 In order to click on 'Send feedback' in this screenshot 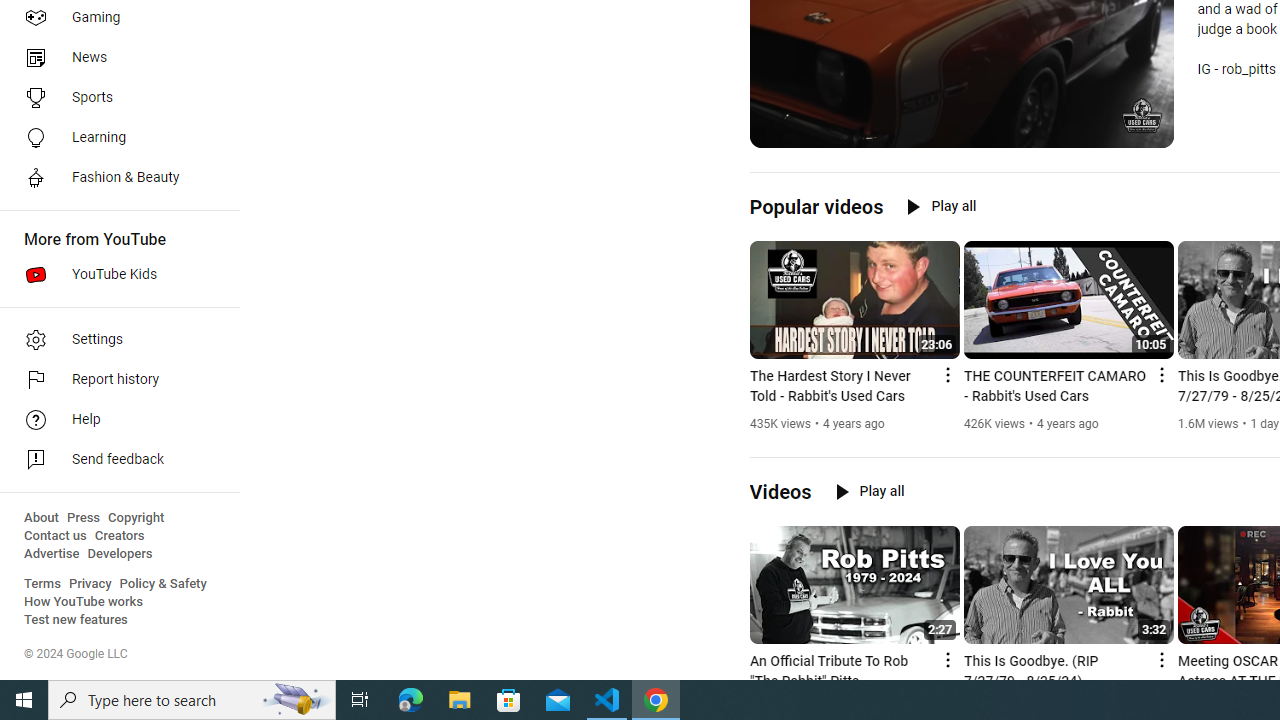, I will do `click(112, 460)`.